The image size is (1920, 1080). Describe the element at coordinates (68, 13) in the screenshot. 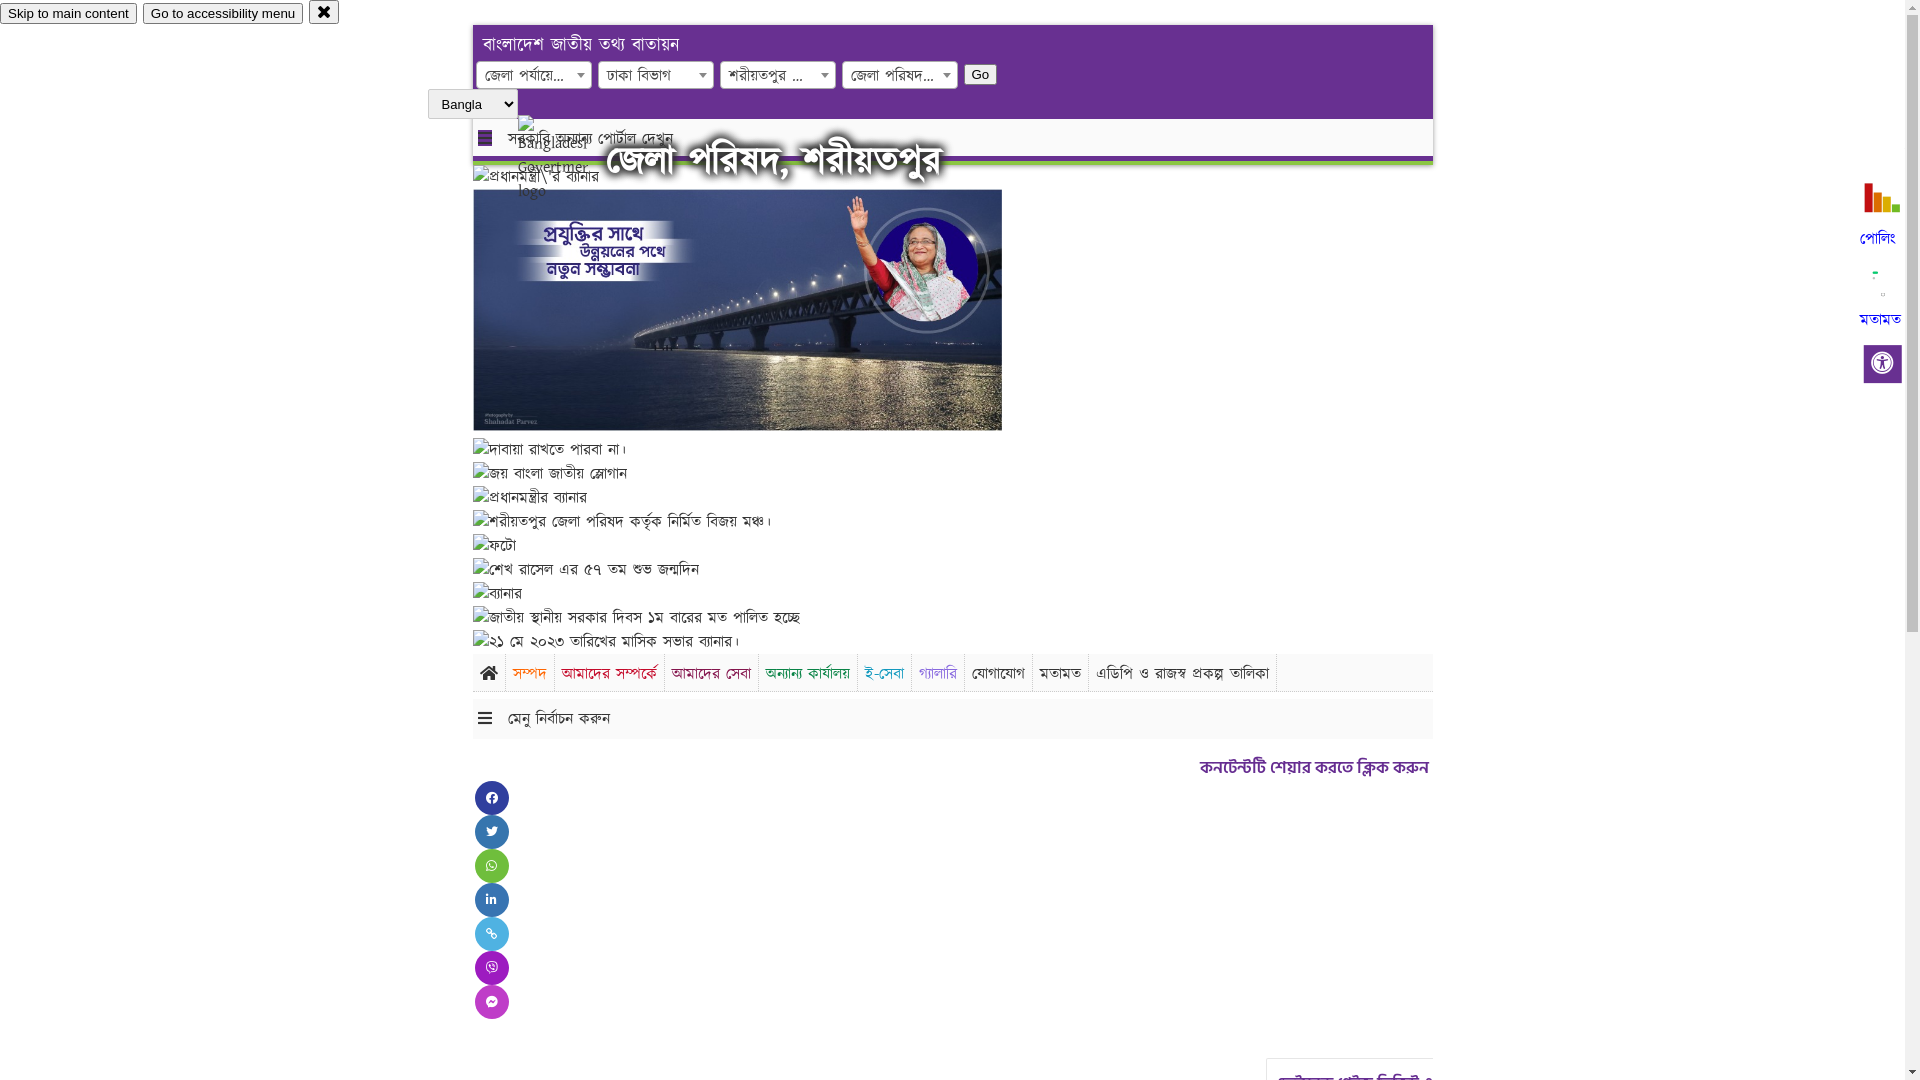

I see `'Skip to main content'` at that location.